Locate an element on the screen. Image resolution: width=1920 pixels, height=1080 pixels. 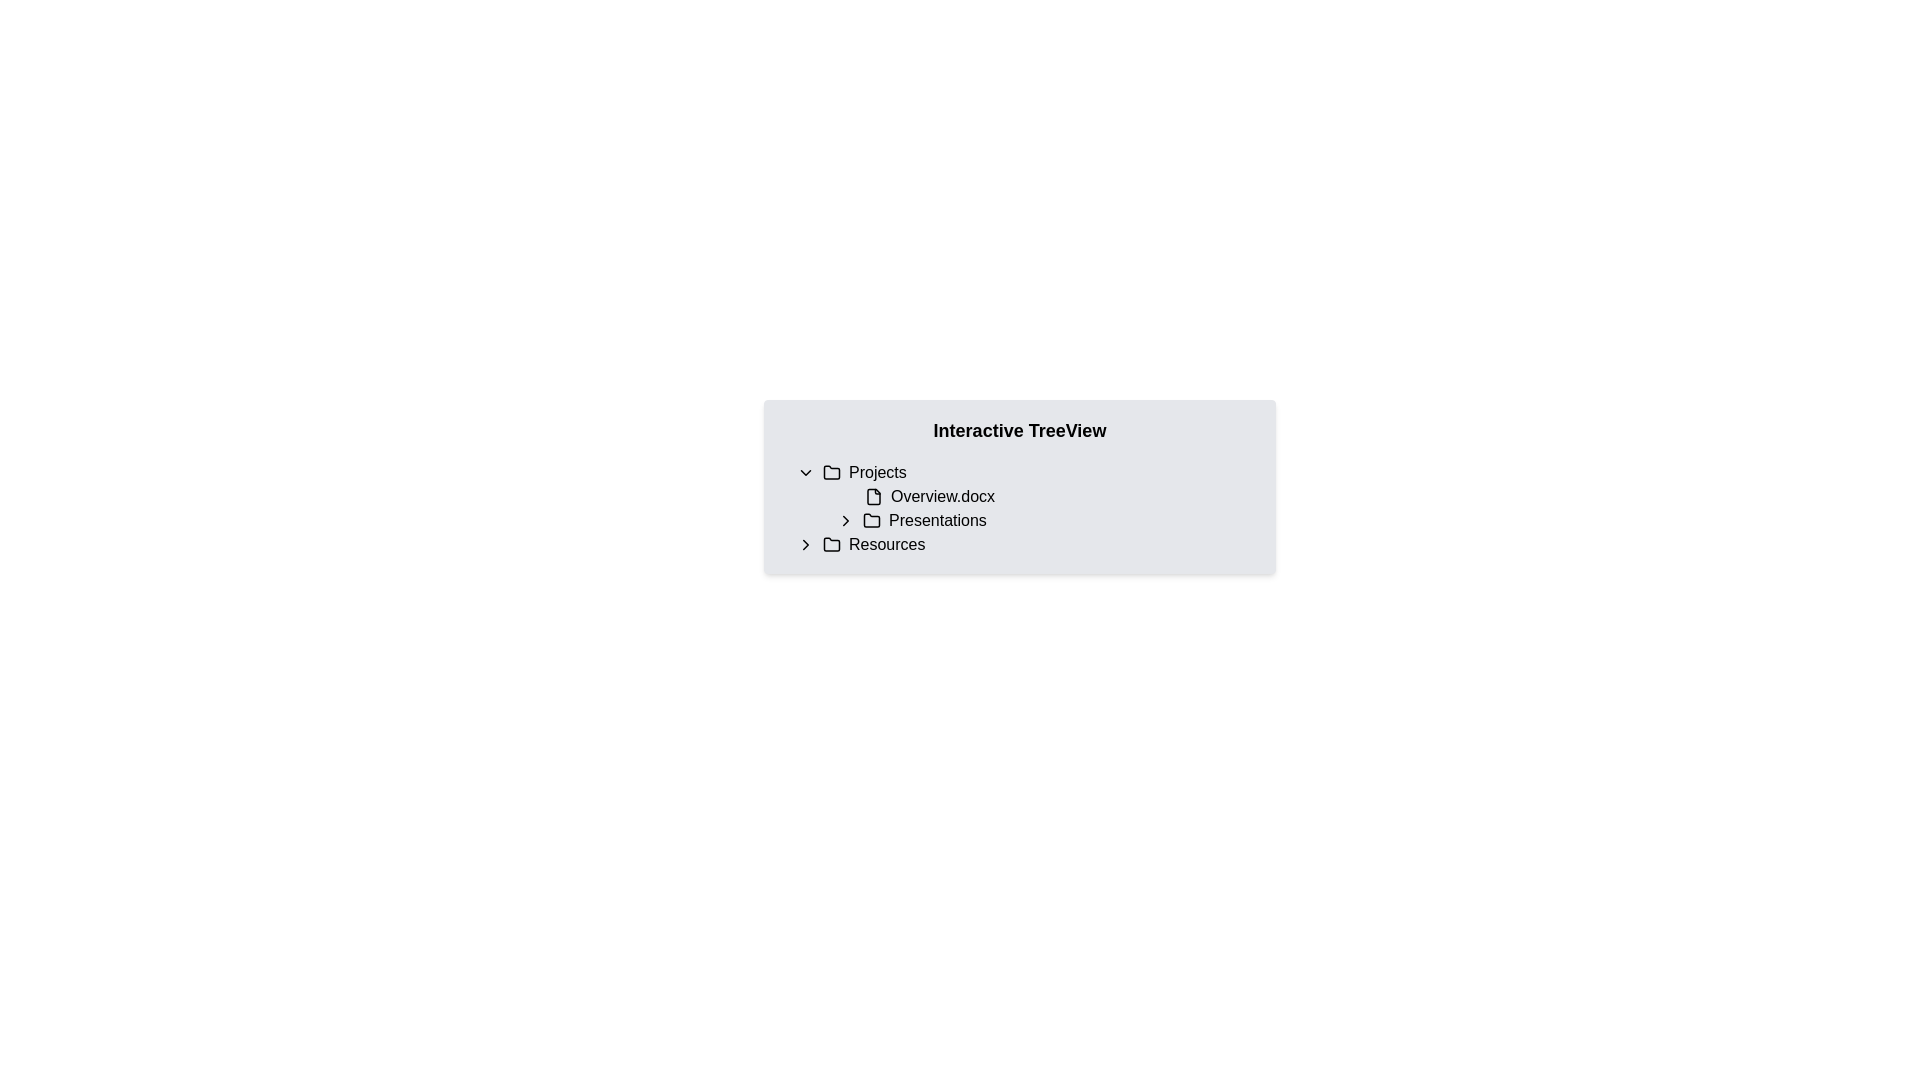
the folder icon located under the 'Projects' section is located at coordinates (872, 519).